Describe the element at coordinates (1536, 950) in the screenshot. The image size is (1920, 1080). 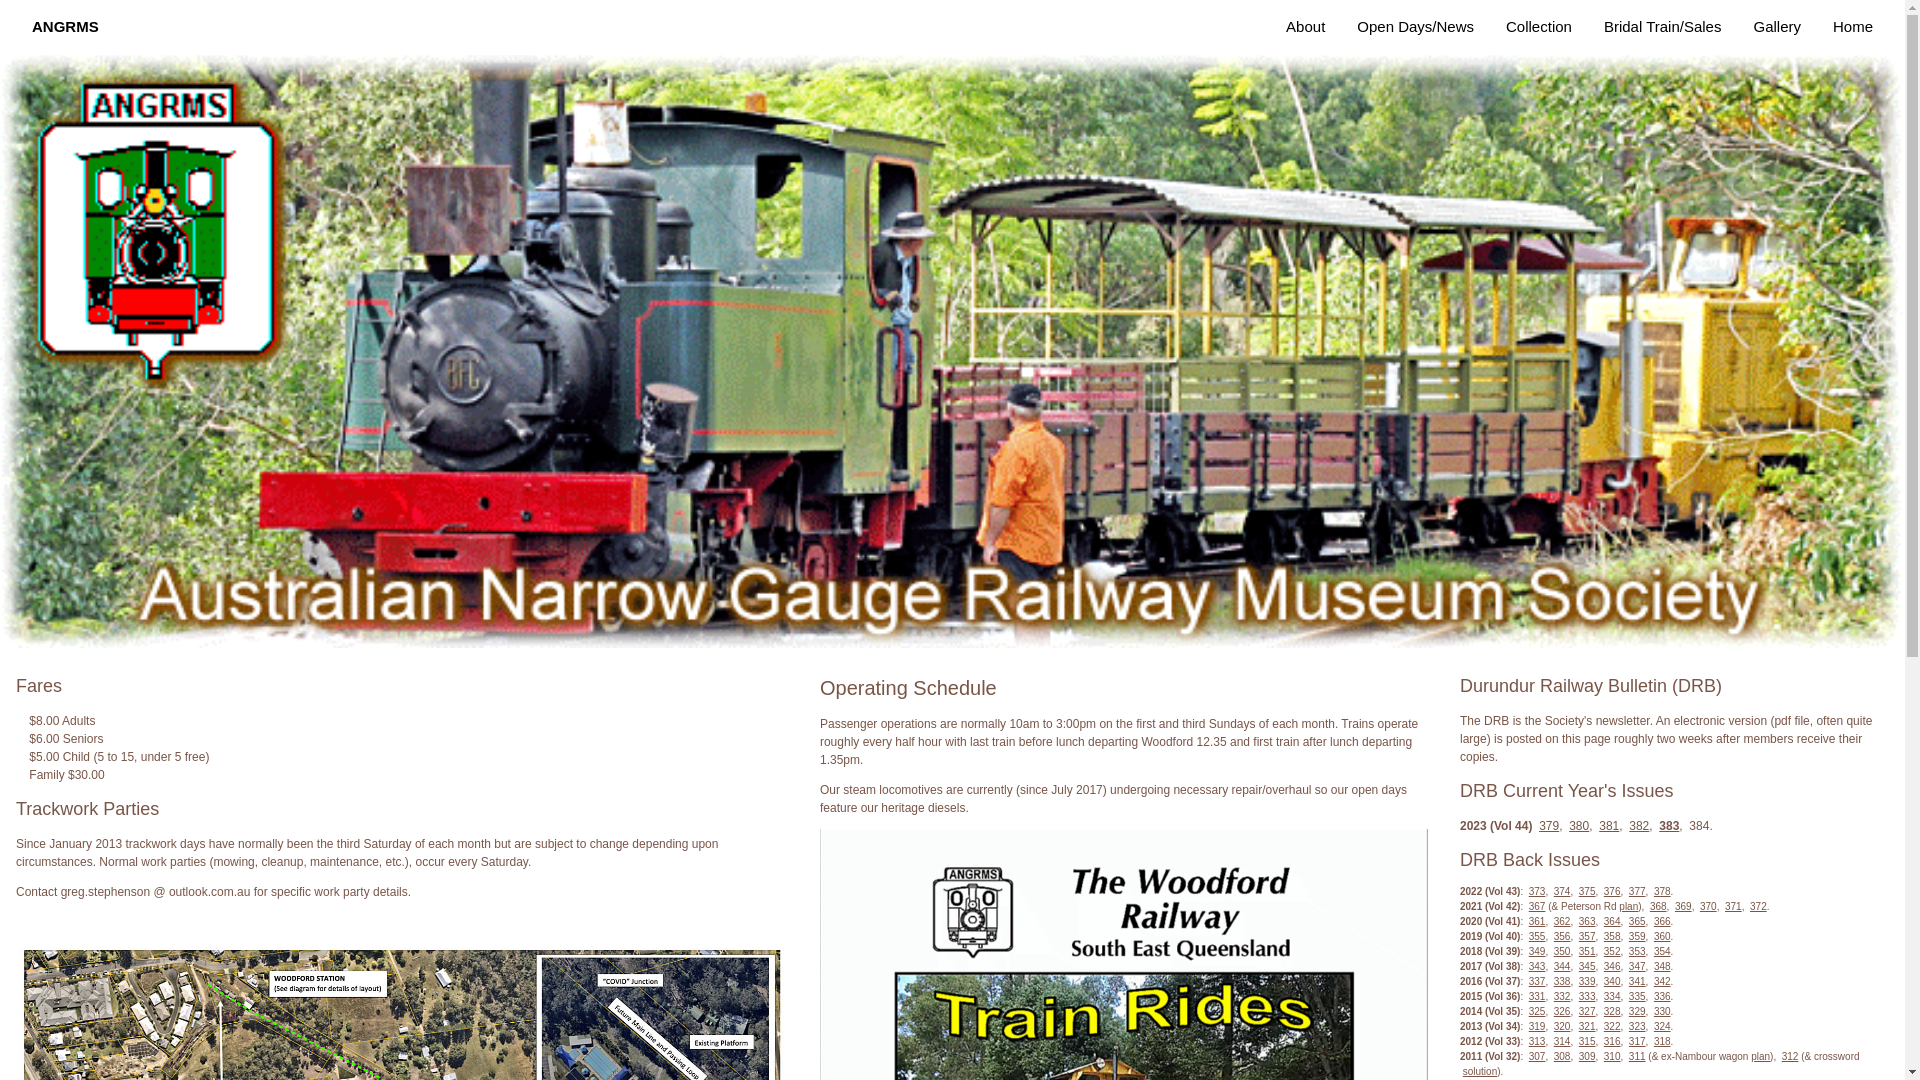
I see `'349'` at that location.